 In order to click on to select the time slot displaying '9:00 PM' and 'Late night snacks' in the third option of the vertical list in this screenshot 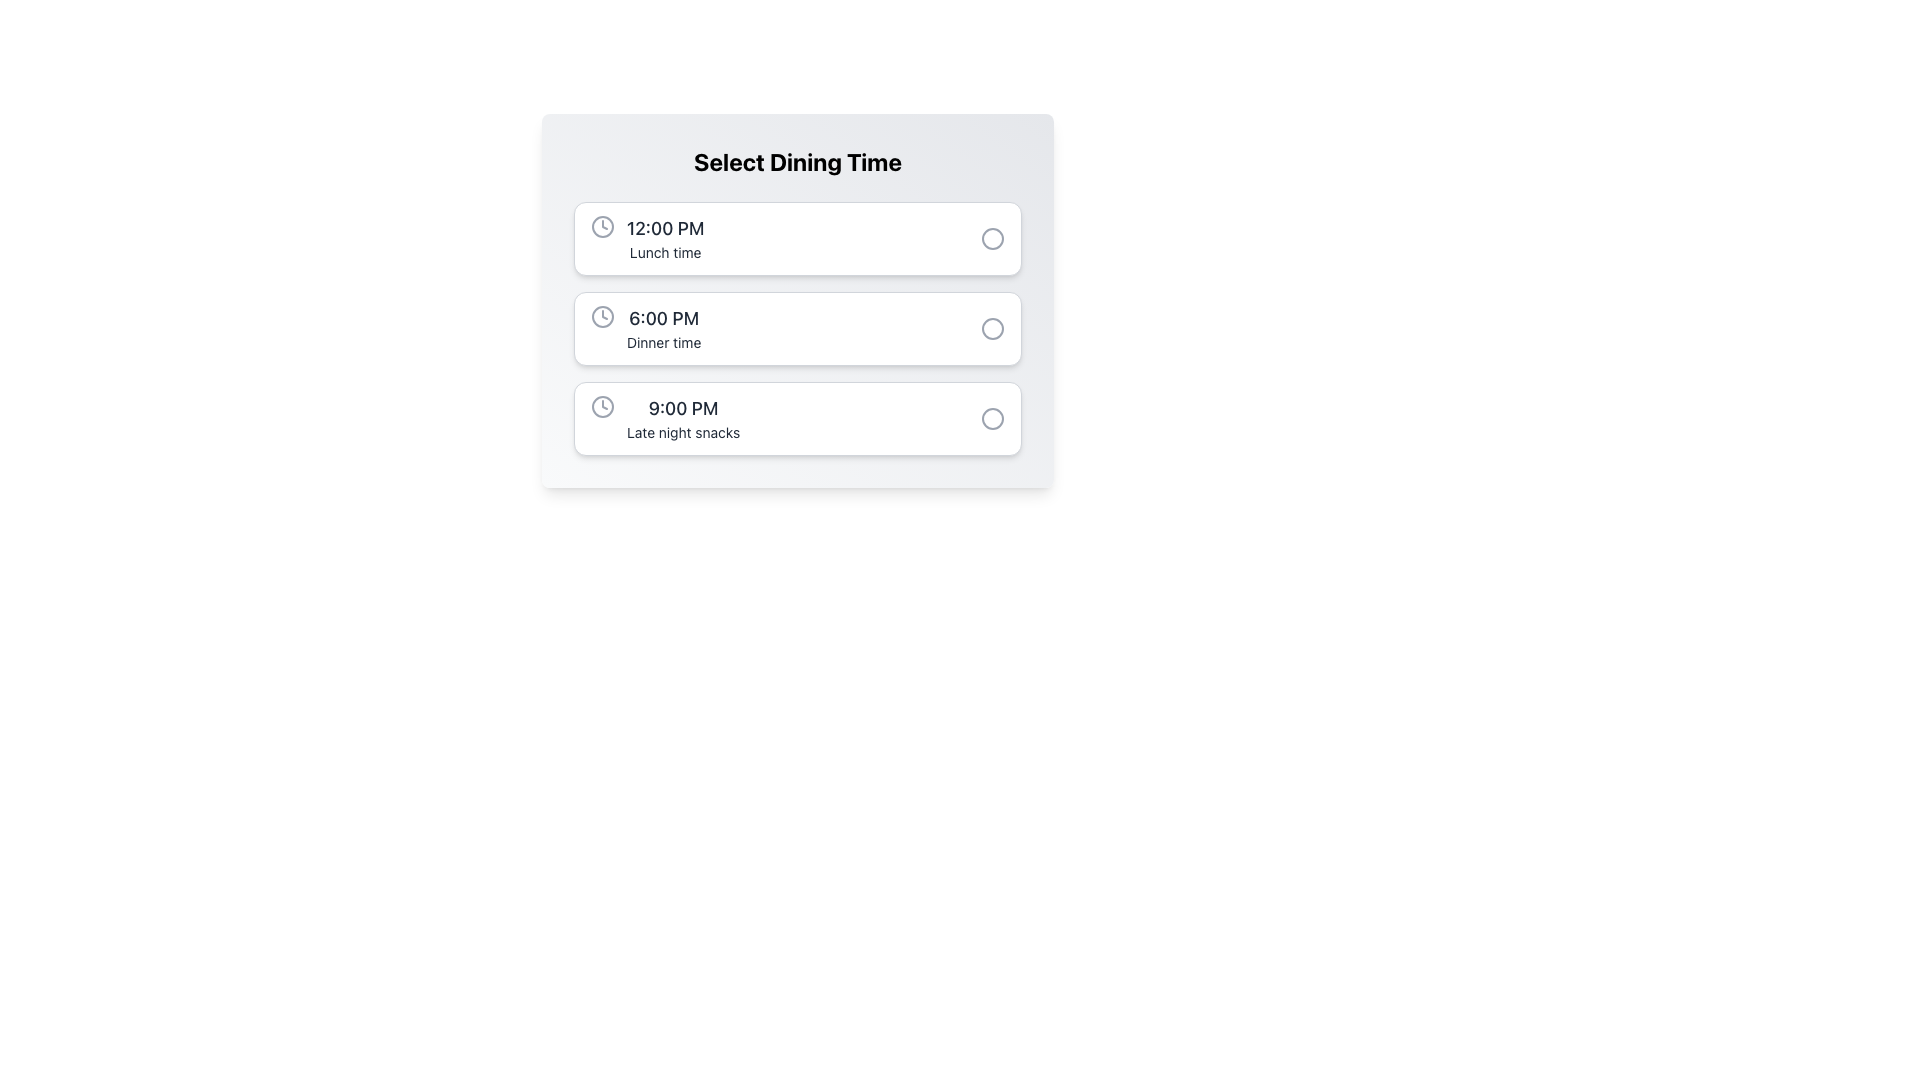, I will do `click(683, 418)`.